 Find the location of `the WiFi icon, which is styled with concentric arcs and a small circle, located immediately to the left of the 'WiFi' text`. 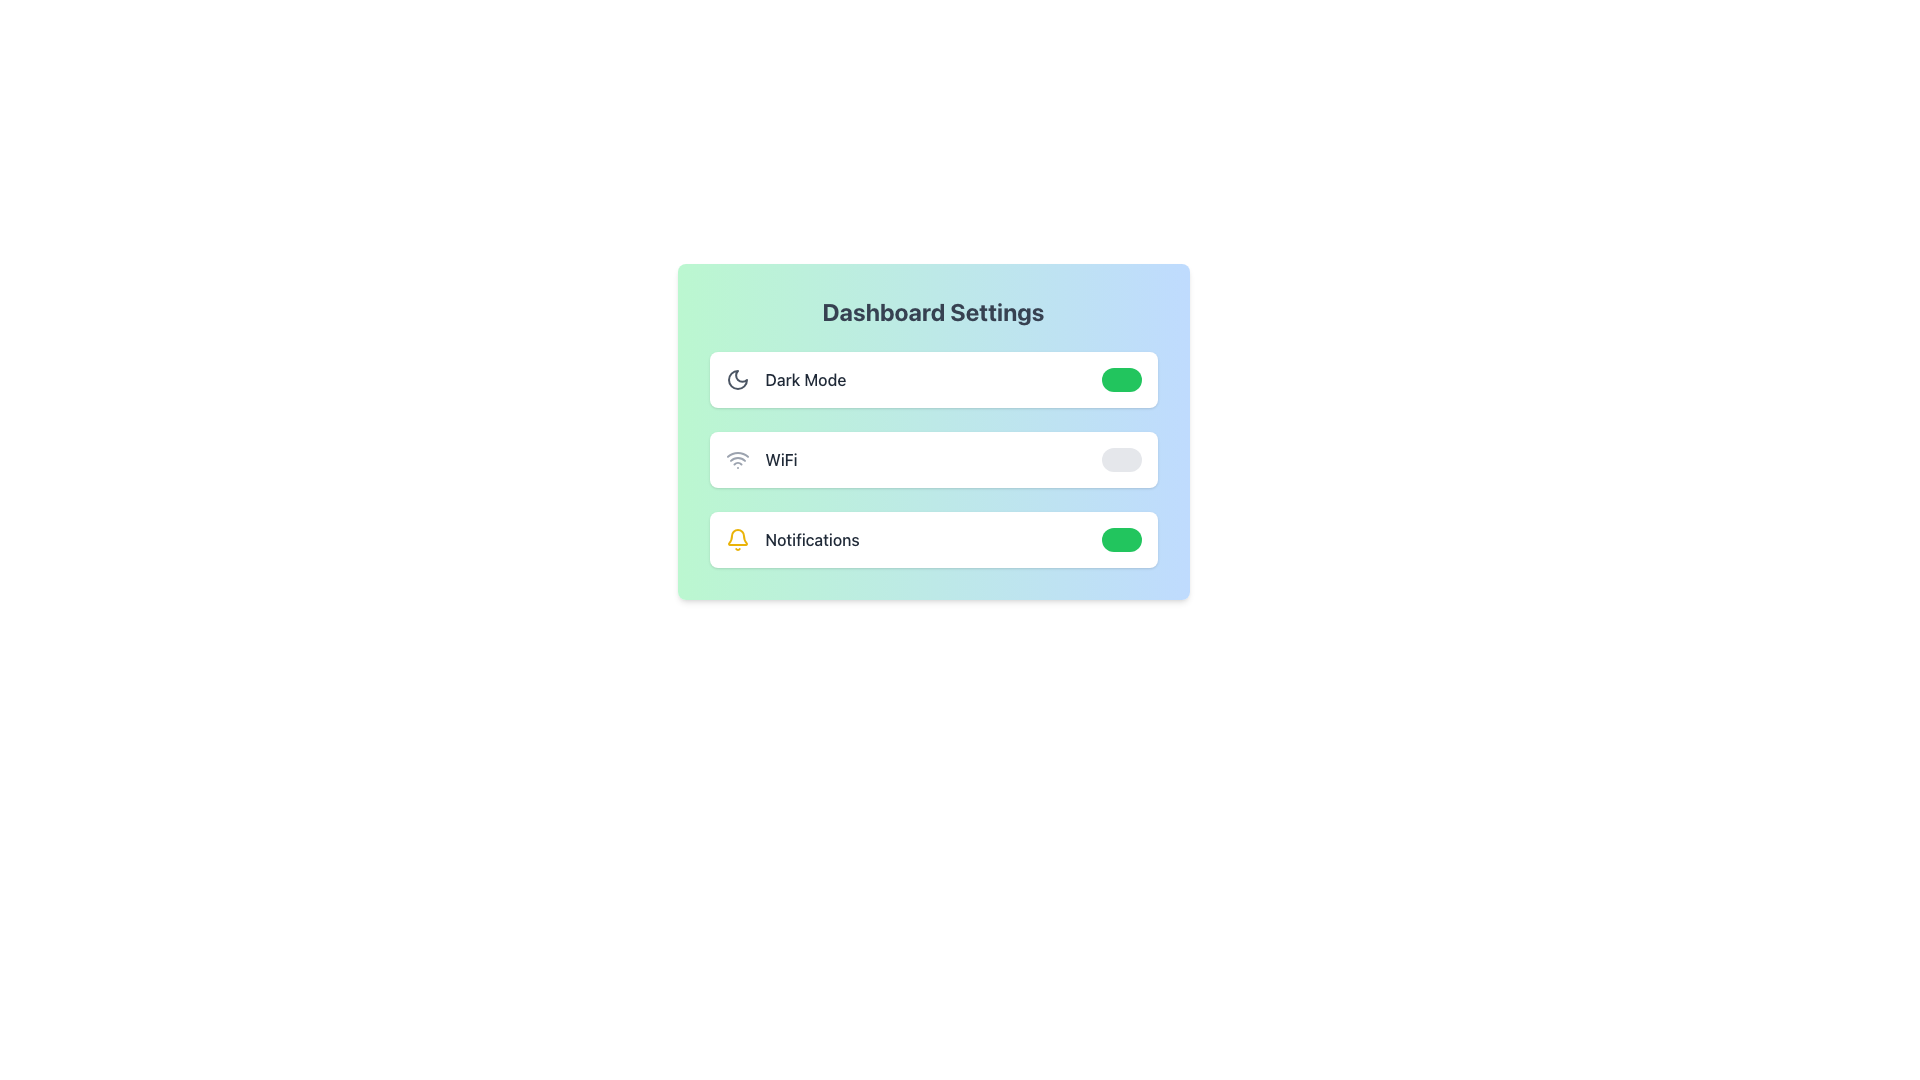

the WiFi icon, which is styled with concentric arcs and a small circle, located immediately to the left of the 'WiFi' text is located at coordinates (736, 459).